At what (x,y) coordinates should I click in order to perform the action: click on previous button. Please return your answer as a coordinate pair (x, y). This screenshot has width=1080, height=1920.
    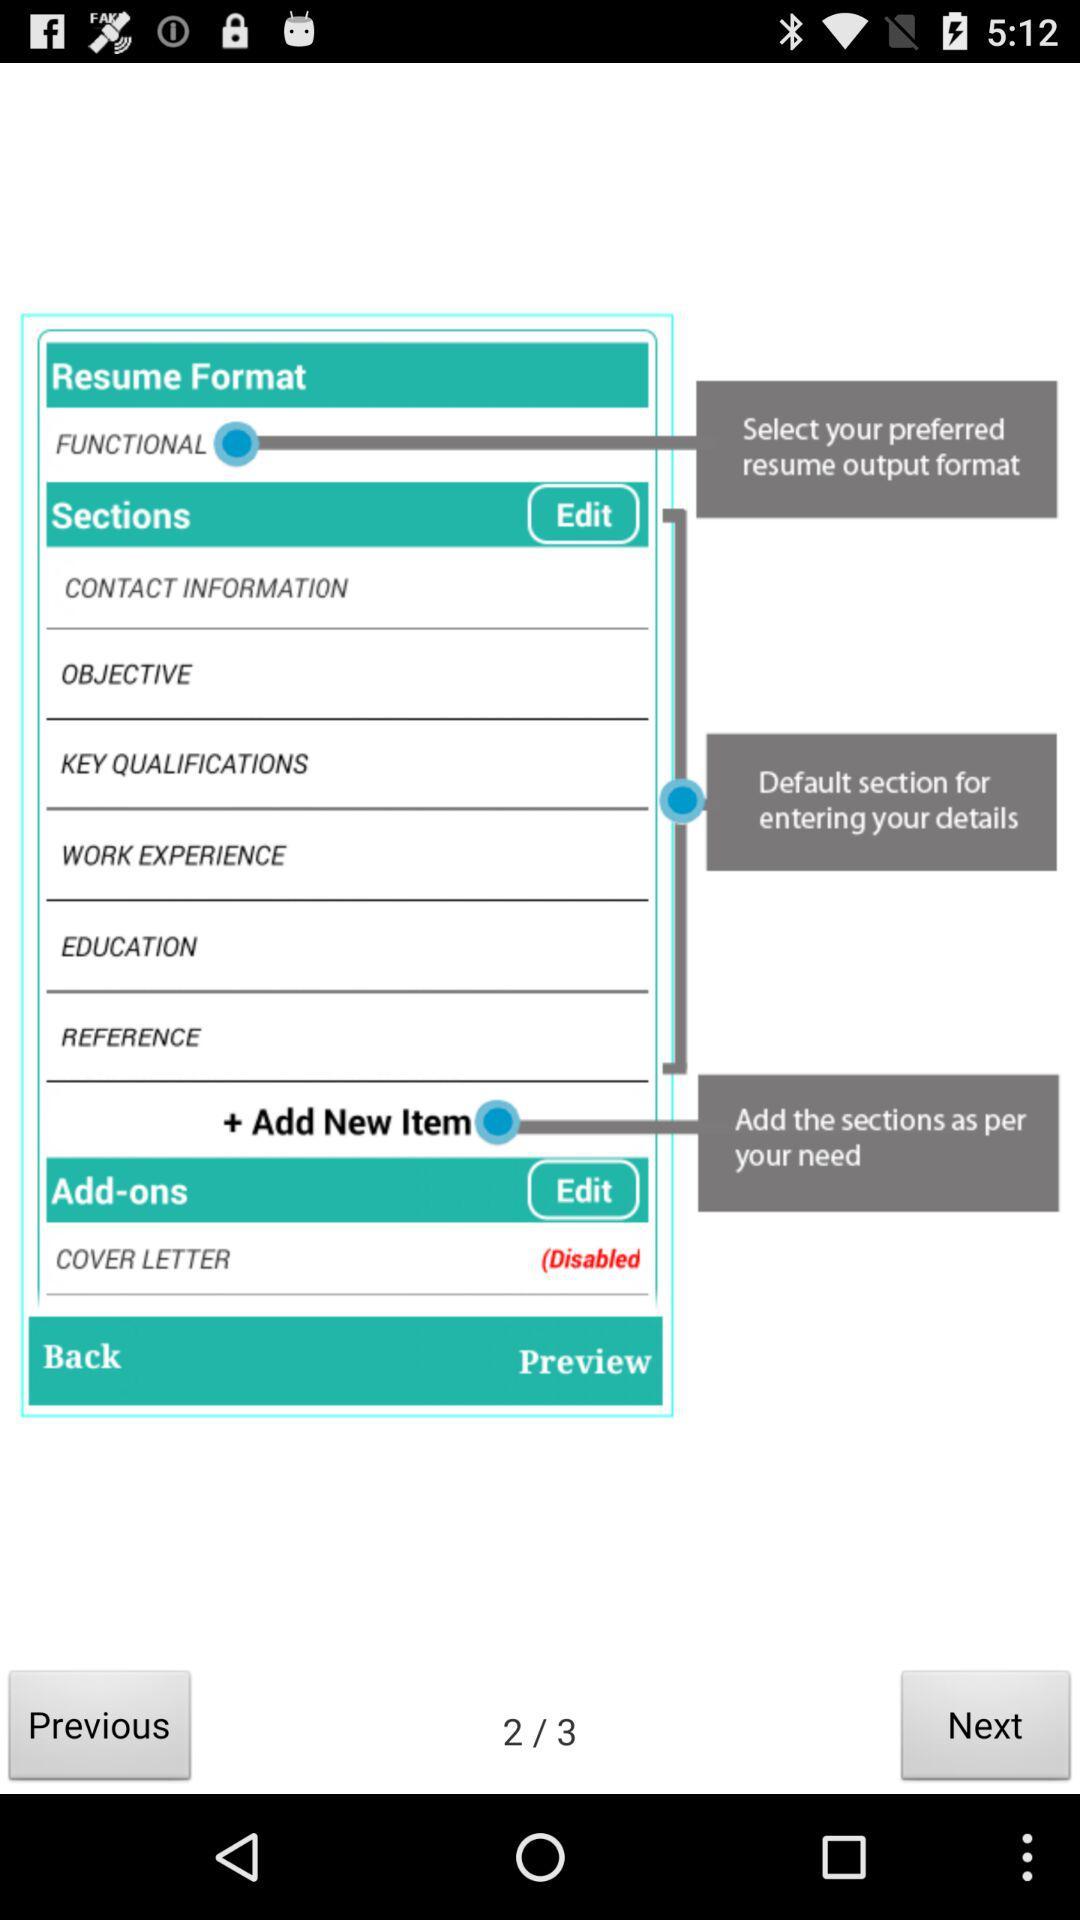
    Looking at the image, I should click on (100, 1730).